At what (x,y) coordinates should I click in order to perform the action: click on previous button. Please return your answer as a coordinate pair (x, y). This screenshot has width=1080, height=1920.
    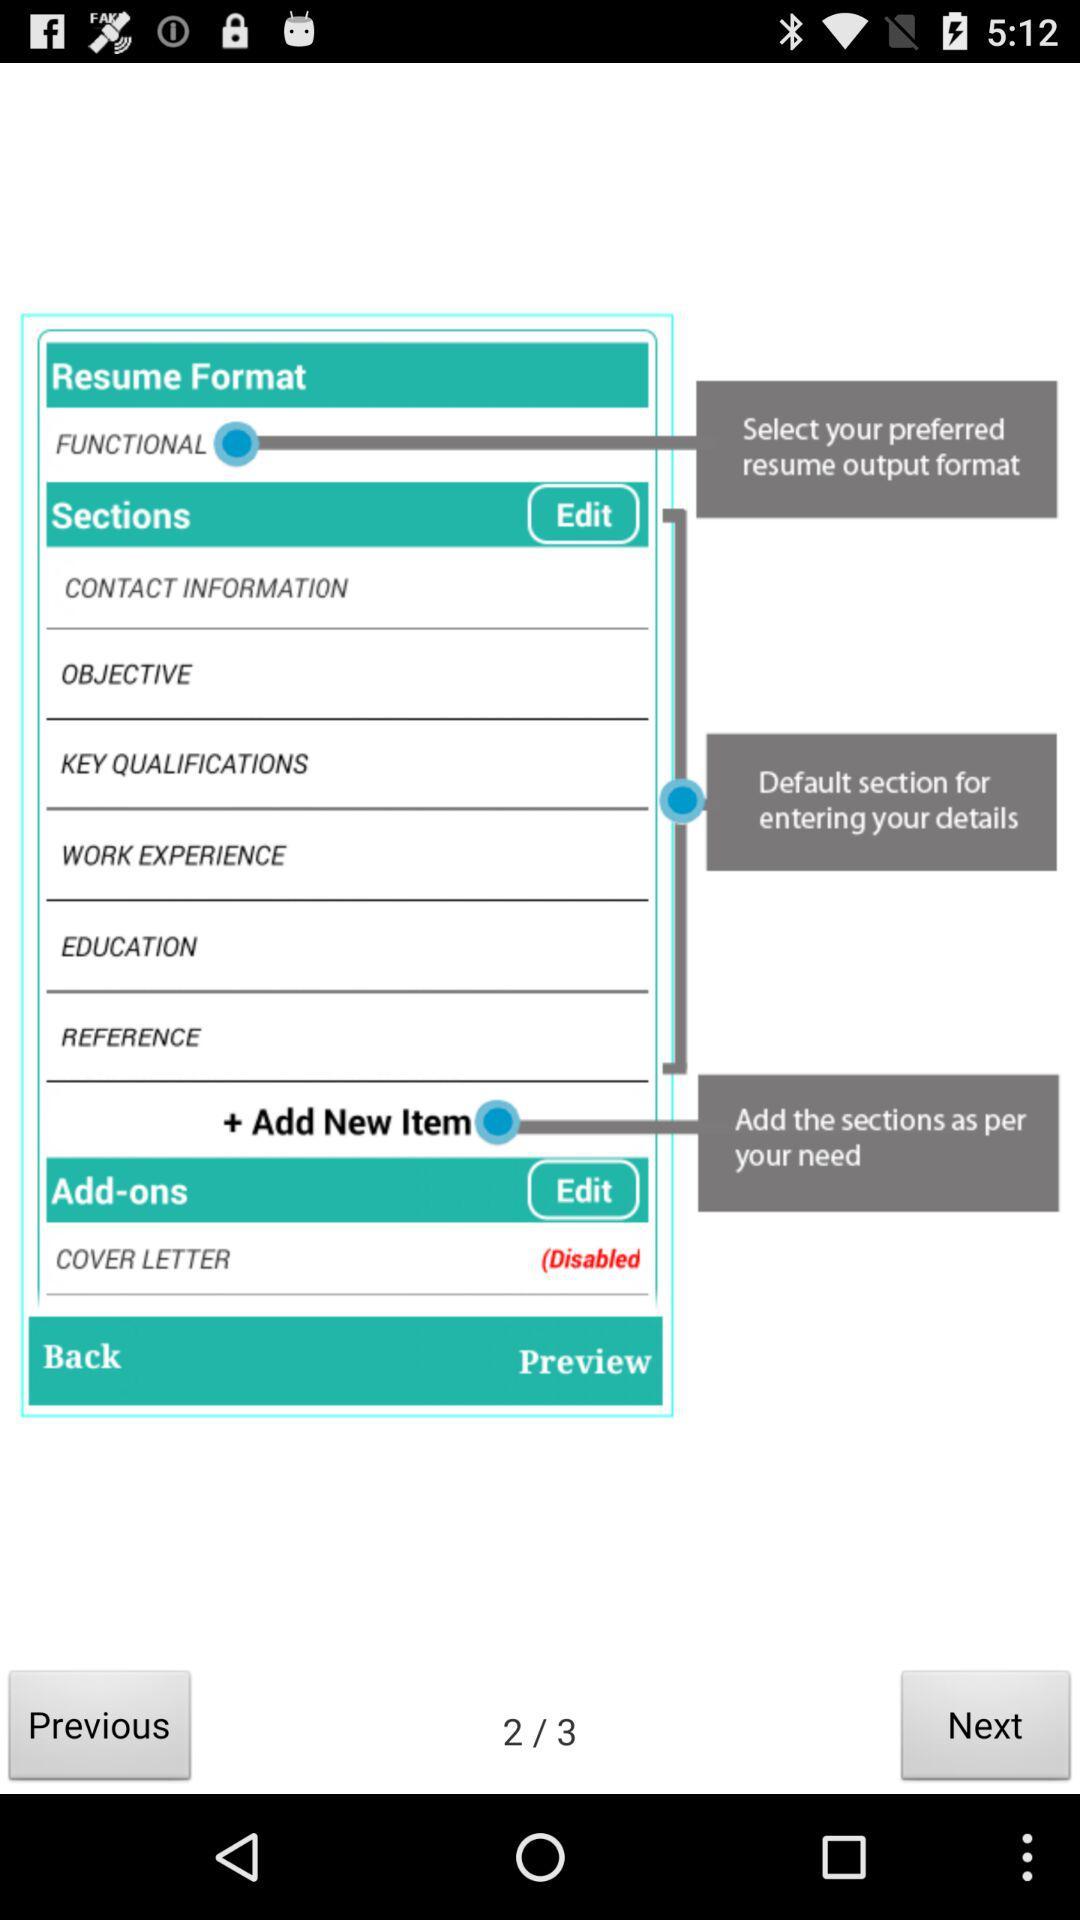
    Looking at the image, I should click on (100, 1730).